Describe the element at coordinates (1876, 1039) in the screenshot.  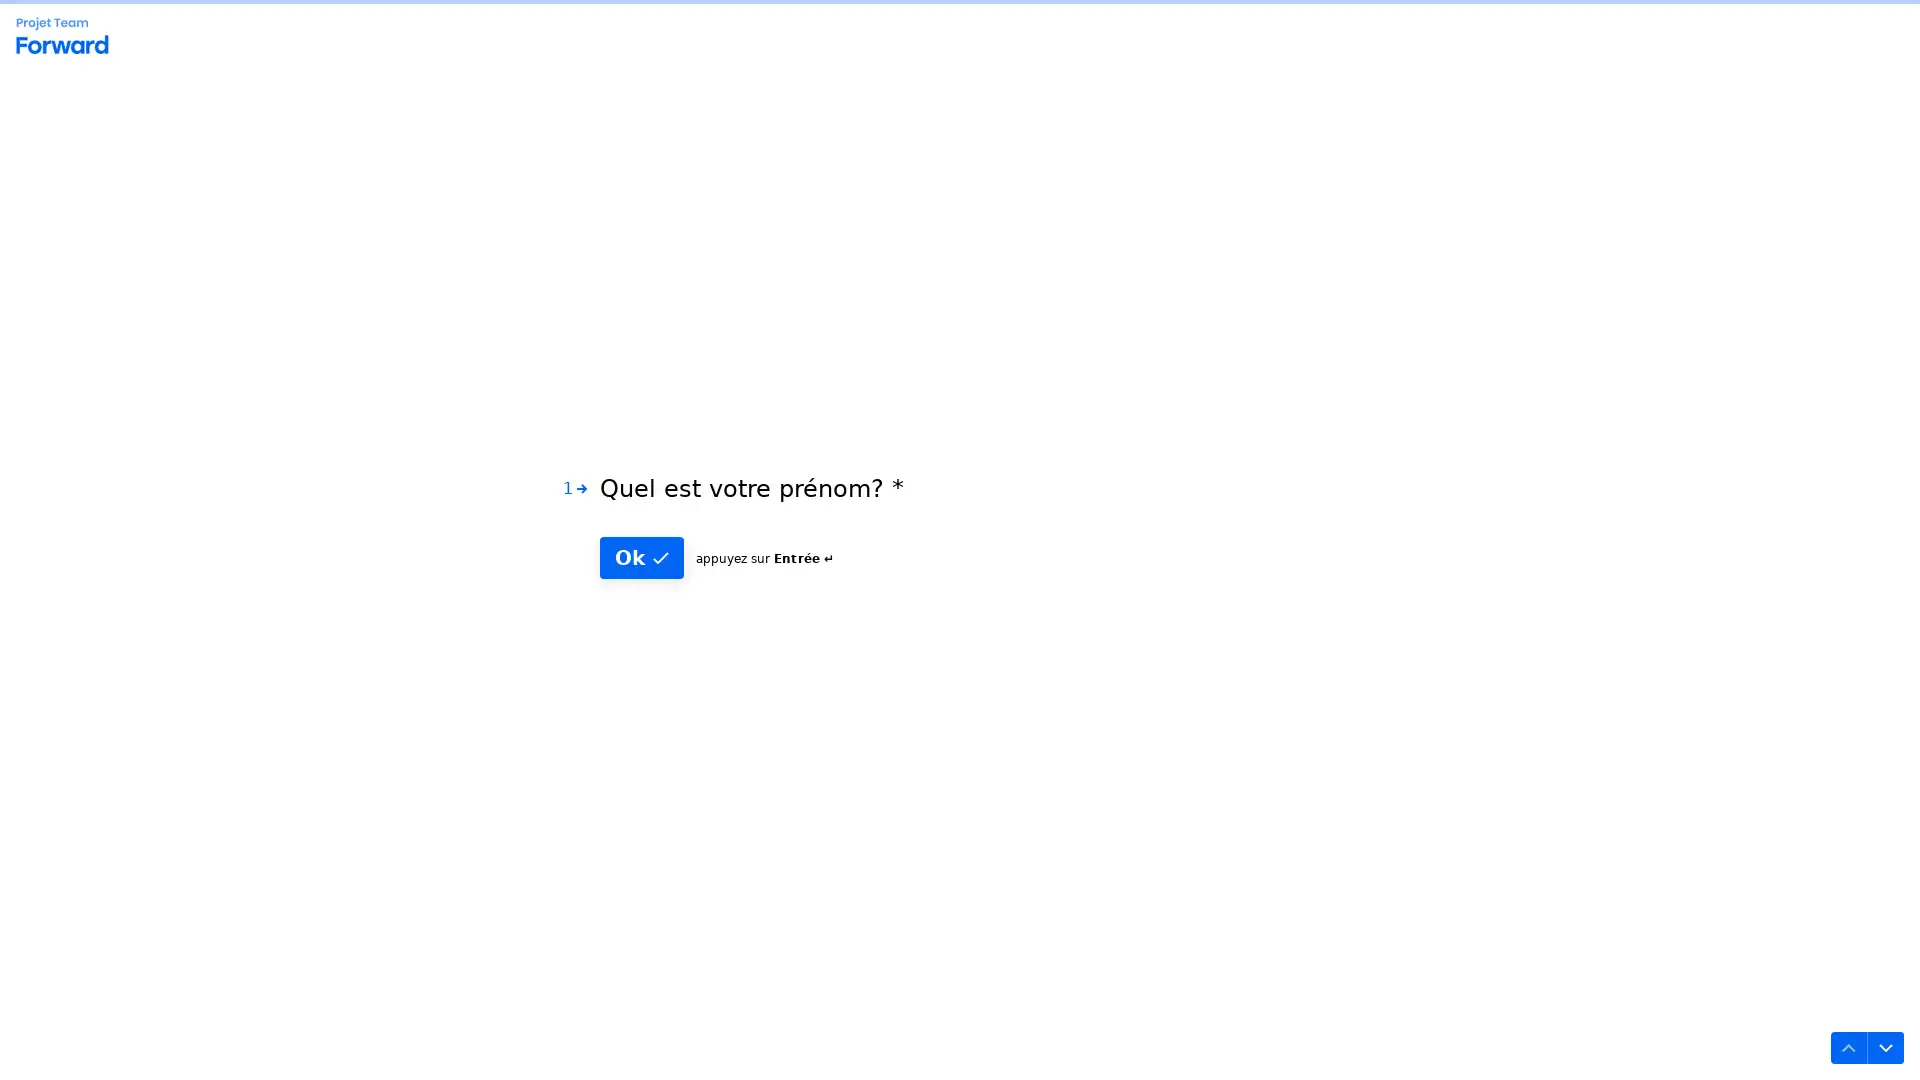
I see `Question suivante` at that location.